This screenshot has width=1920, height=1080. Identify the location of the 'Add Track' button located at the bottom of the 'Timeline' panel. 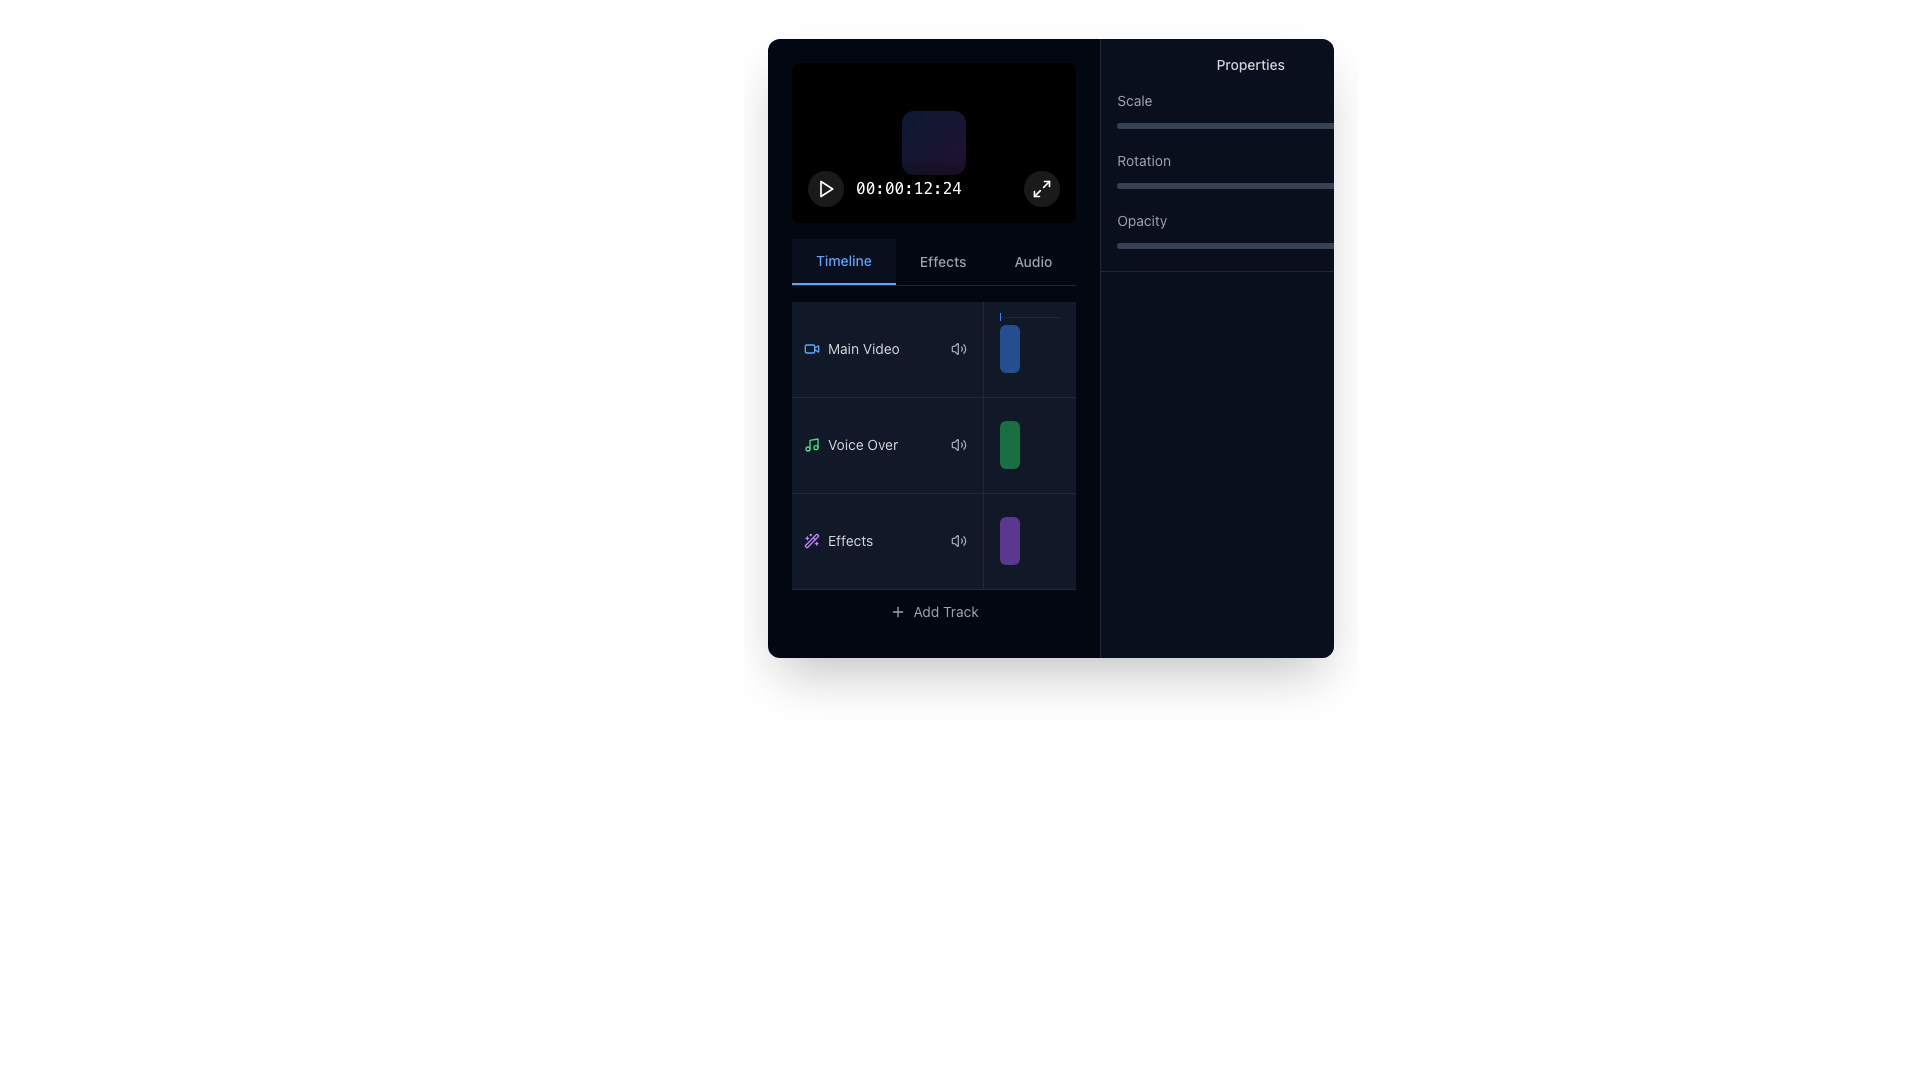
(933, 609).